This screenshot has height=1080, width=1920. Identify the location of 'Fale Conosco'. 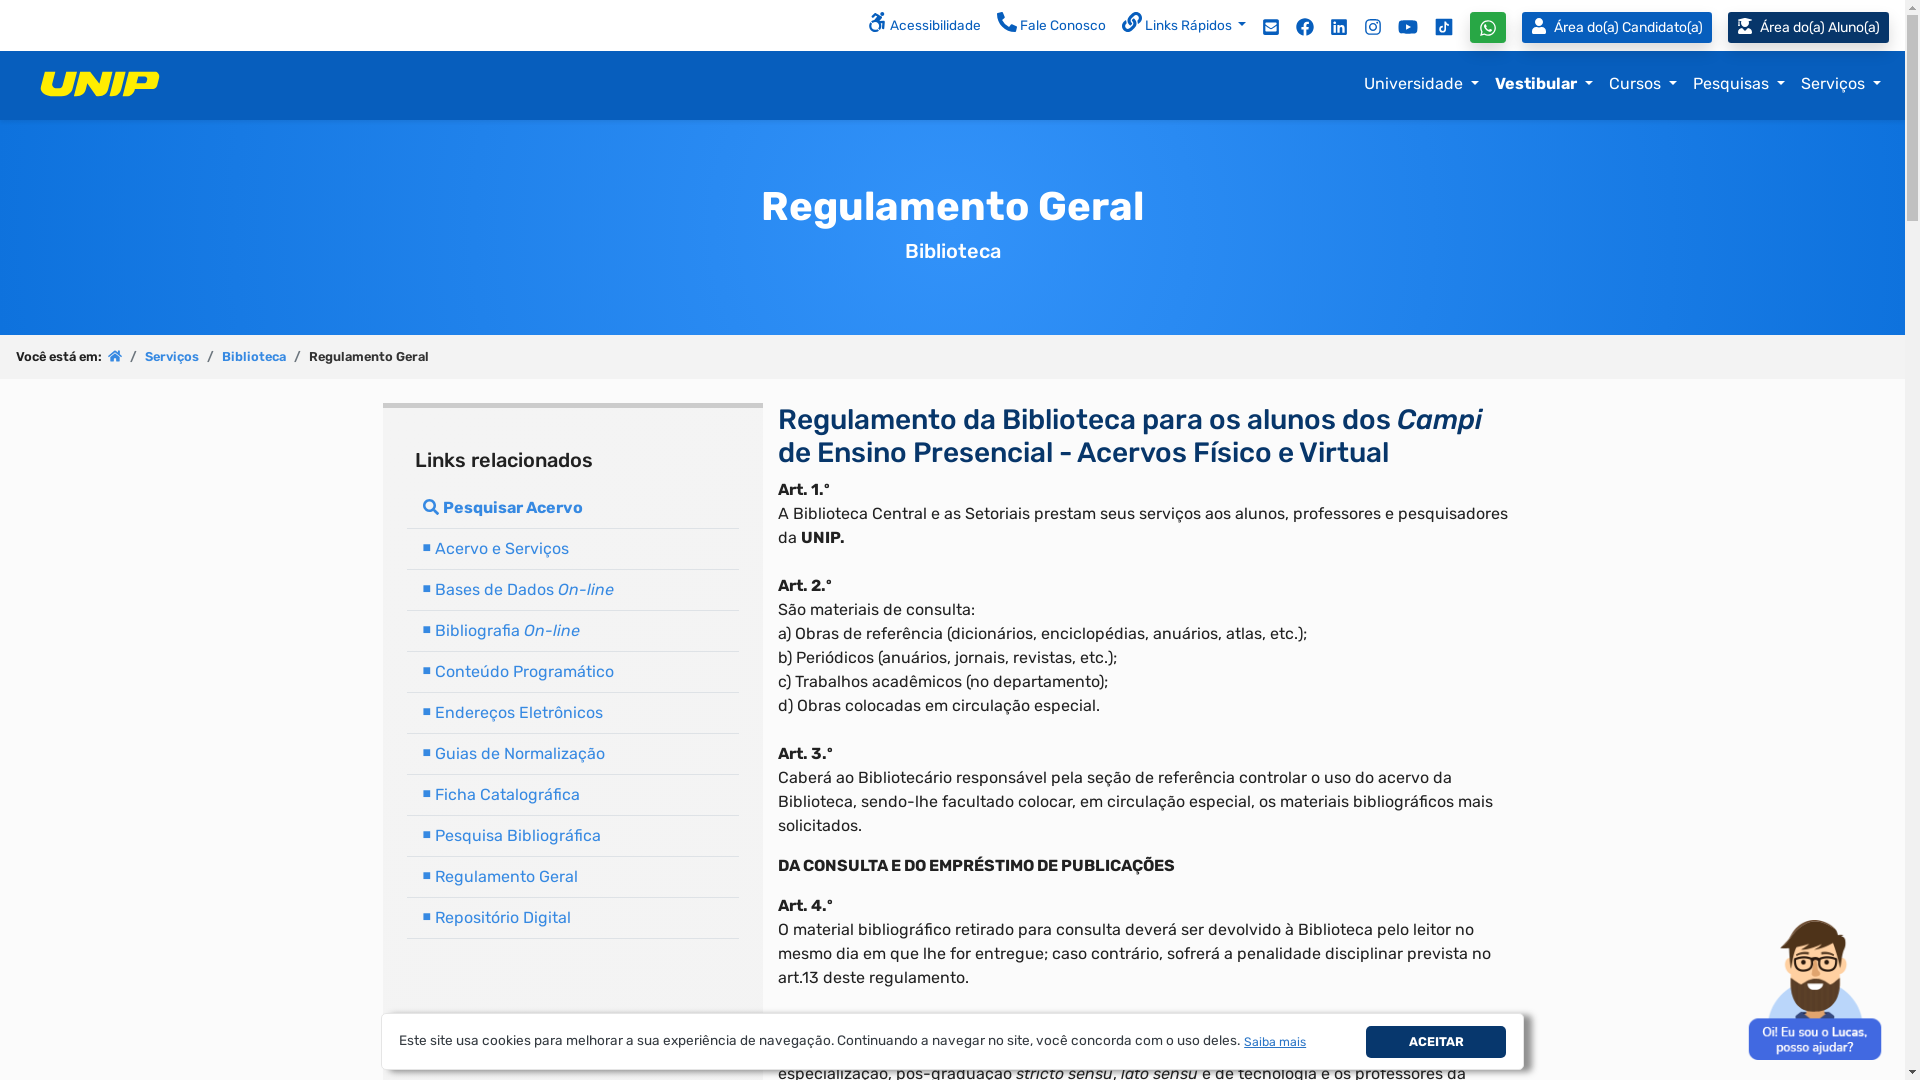
(1050, 26).